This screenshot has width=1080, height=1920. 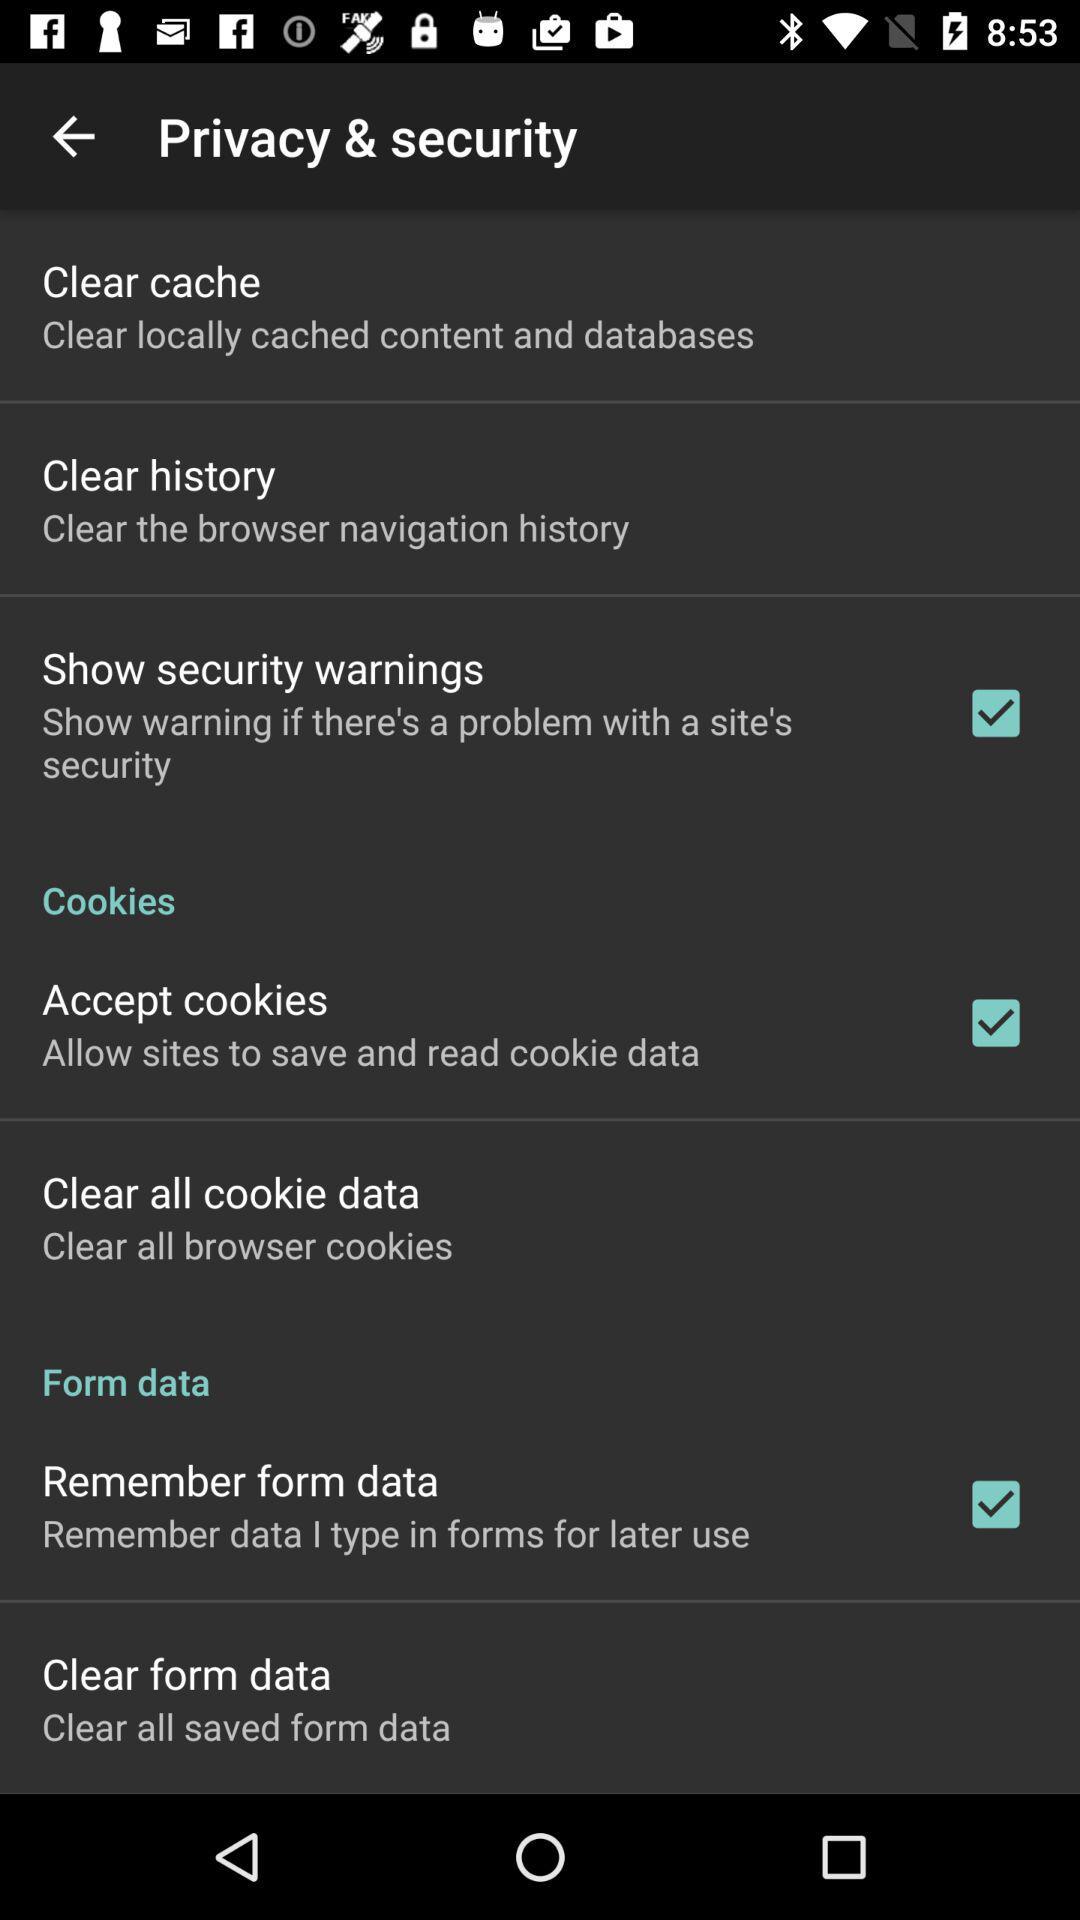 I want to click on show warning if item, so click(x=477, y=741).